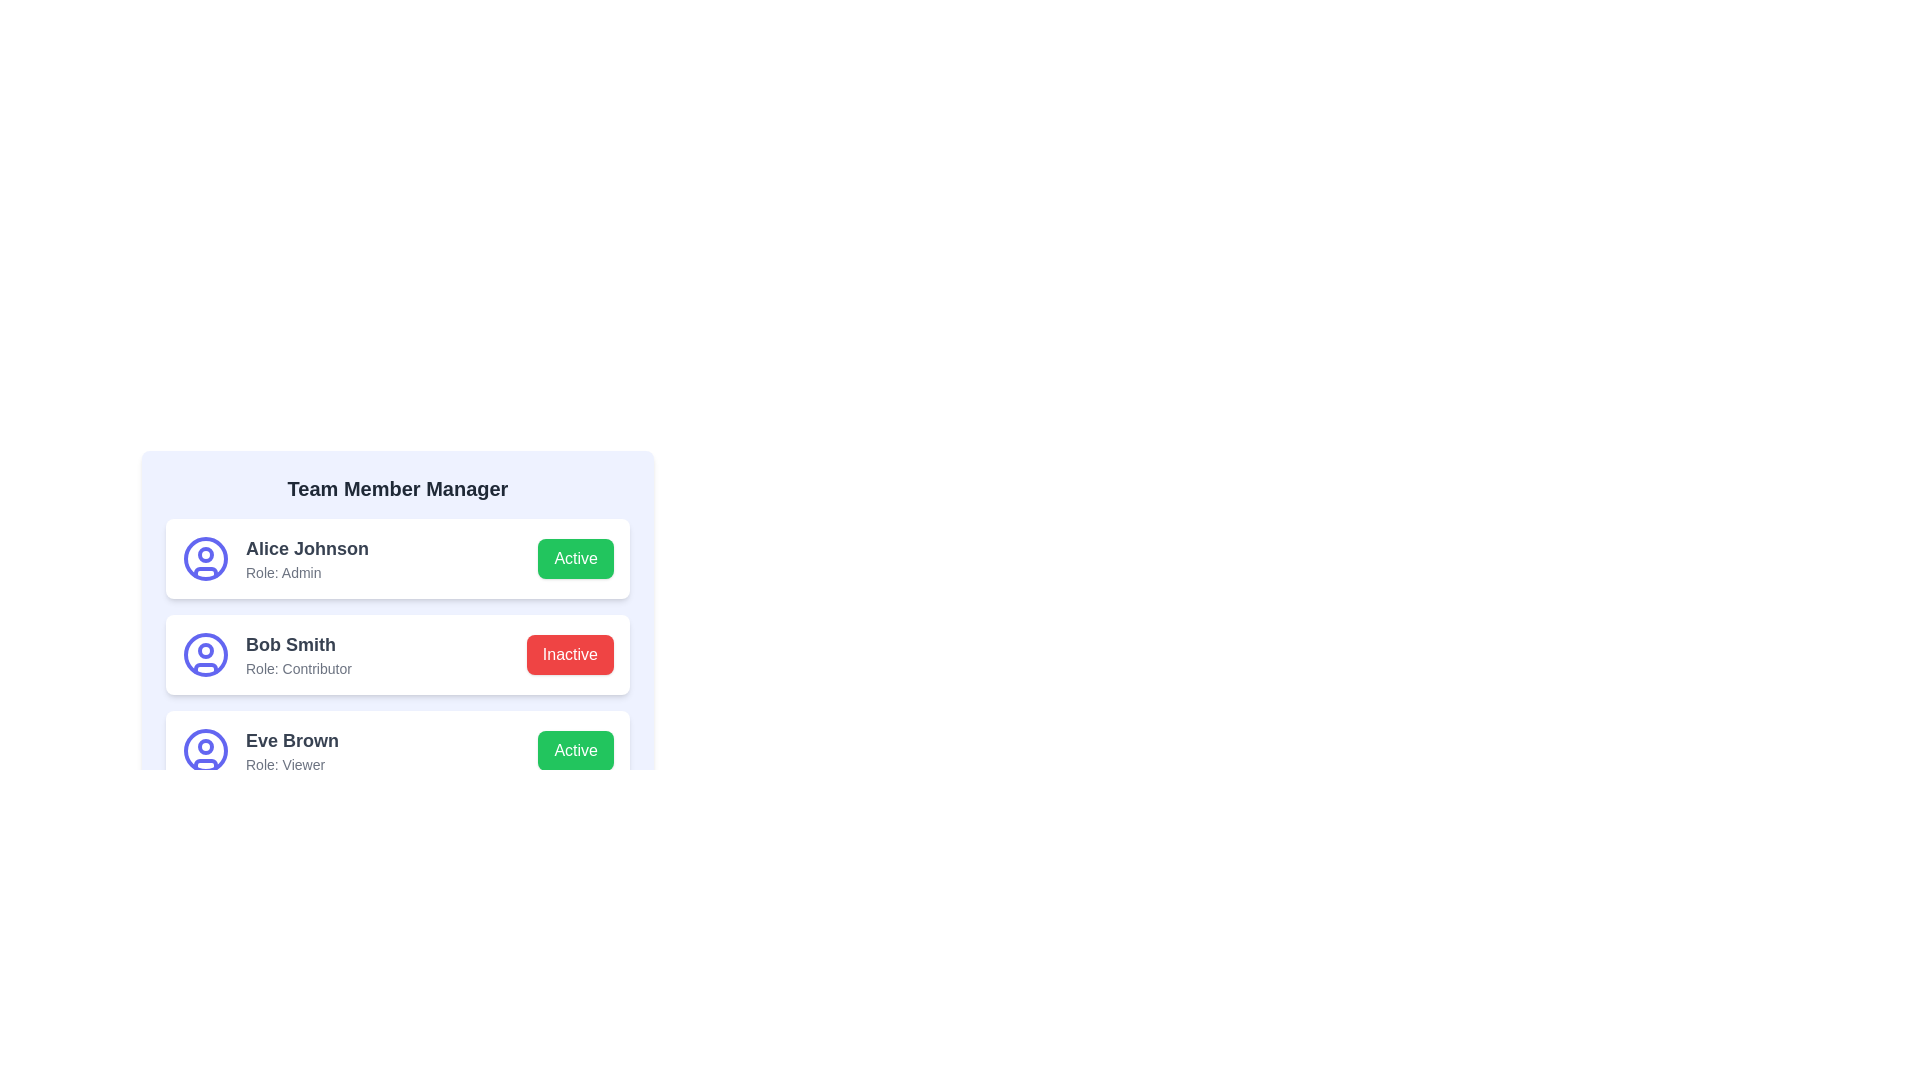  I want to click on the text label 'Alice Johnson', which is styled with a large, bold, gray font and located at the top-center of the first user card in the list under 'Team Member Manager', so click(306, 548).